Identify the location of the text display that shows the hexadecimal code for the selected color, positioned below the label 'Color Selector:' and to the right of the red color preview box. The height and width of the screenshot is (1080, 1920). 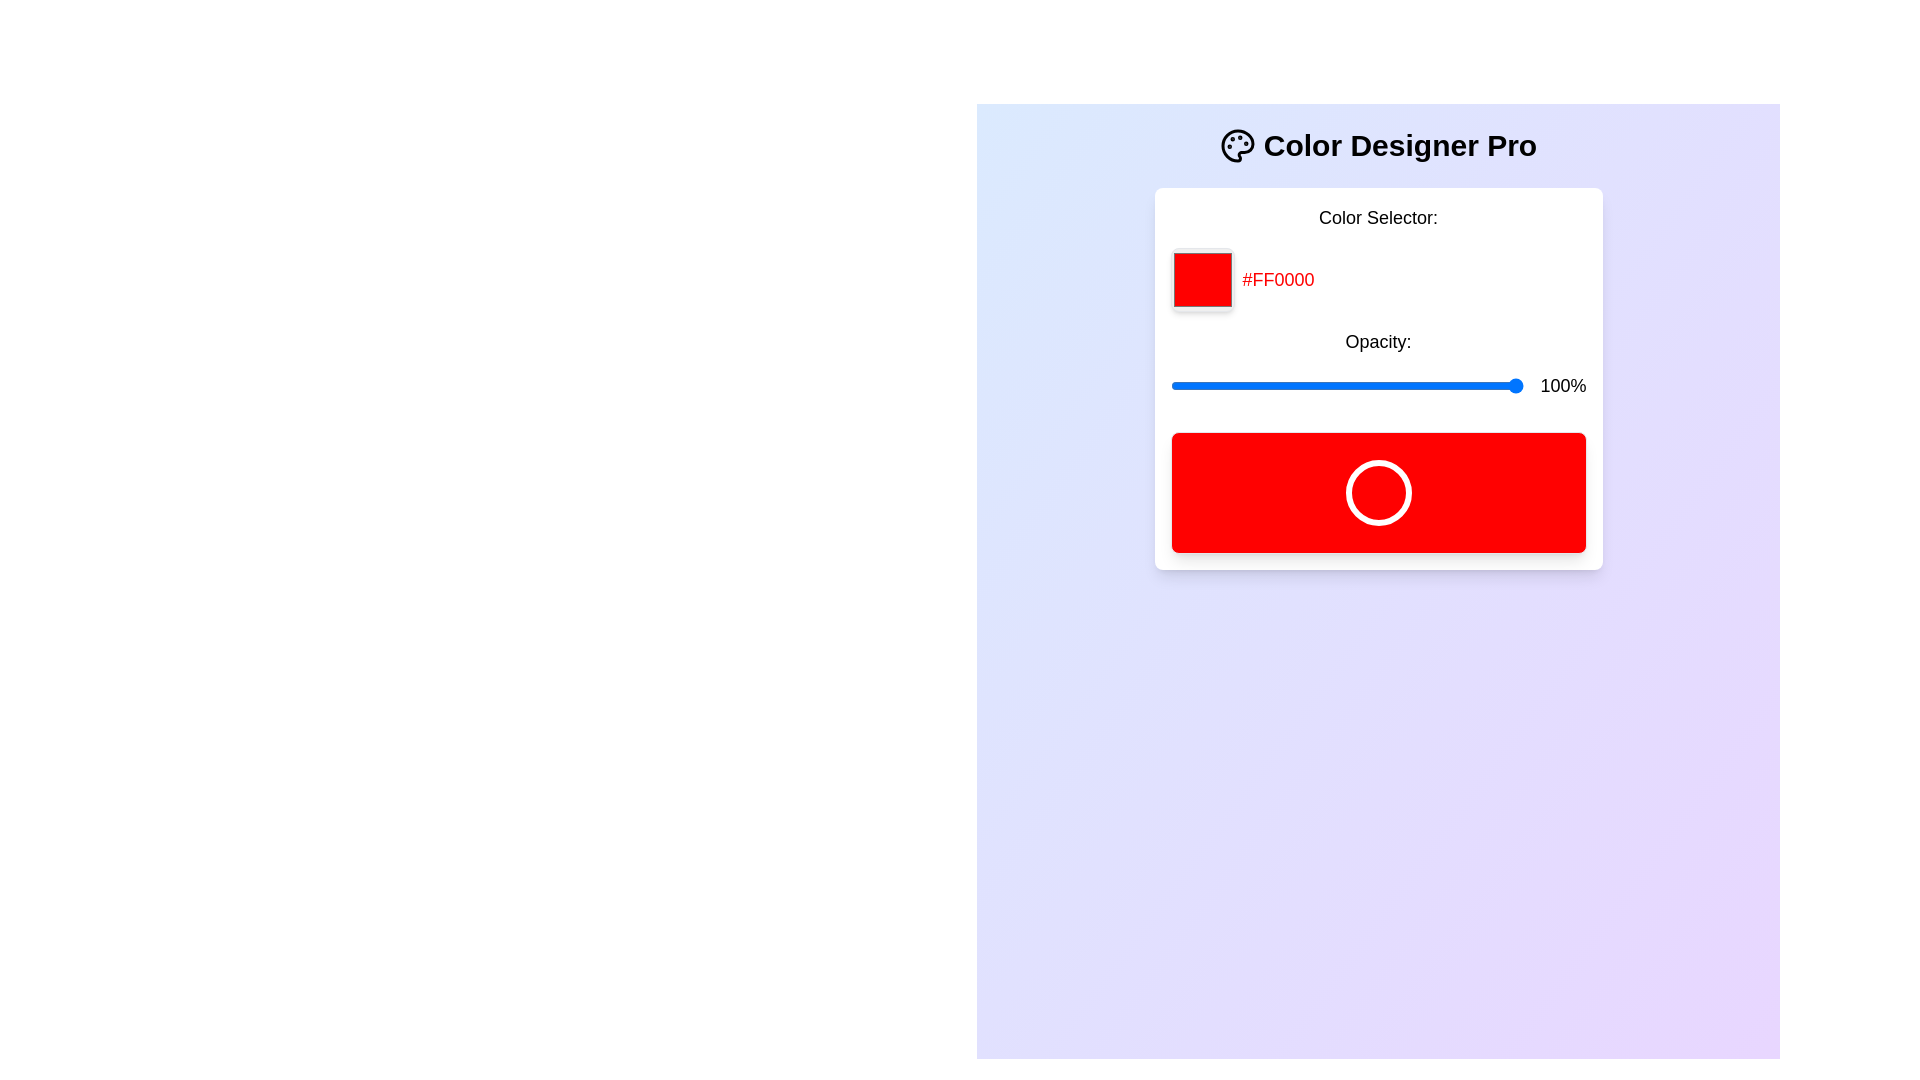
(1377, 280).